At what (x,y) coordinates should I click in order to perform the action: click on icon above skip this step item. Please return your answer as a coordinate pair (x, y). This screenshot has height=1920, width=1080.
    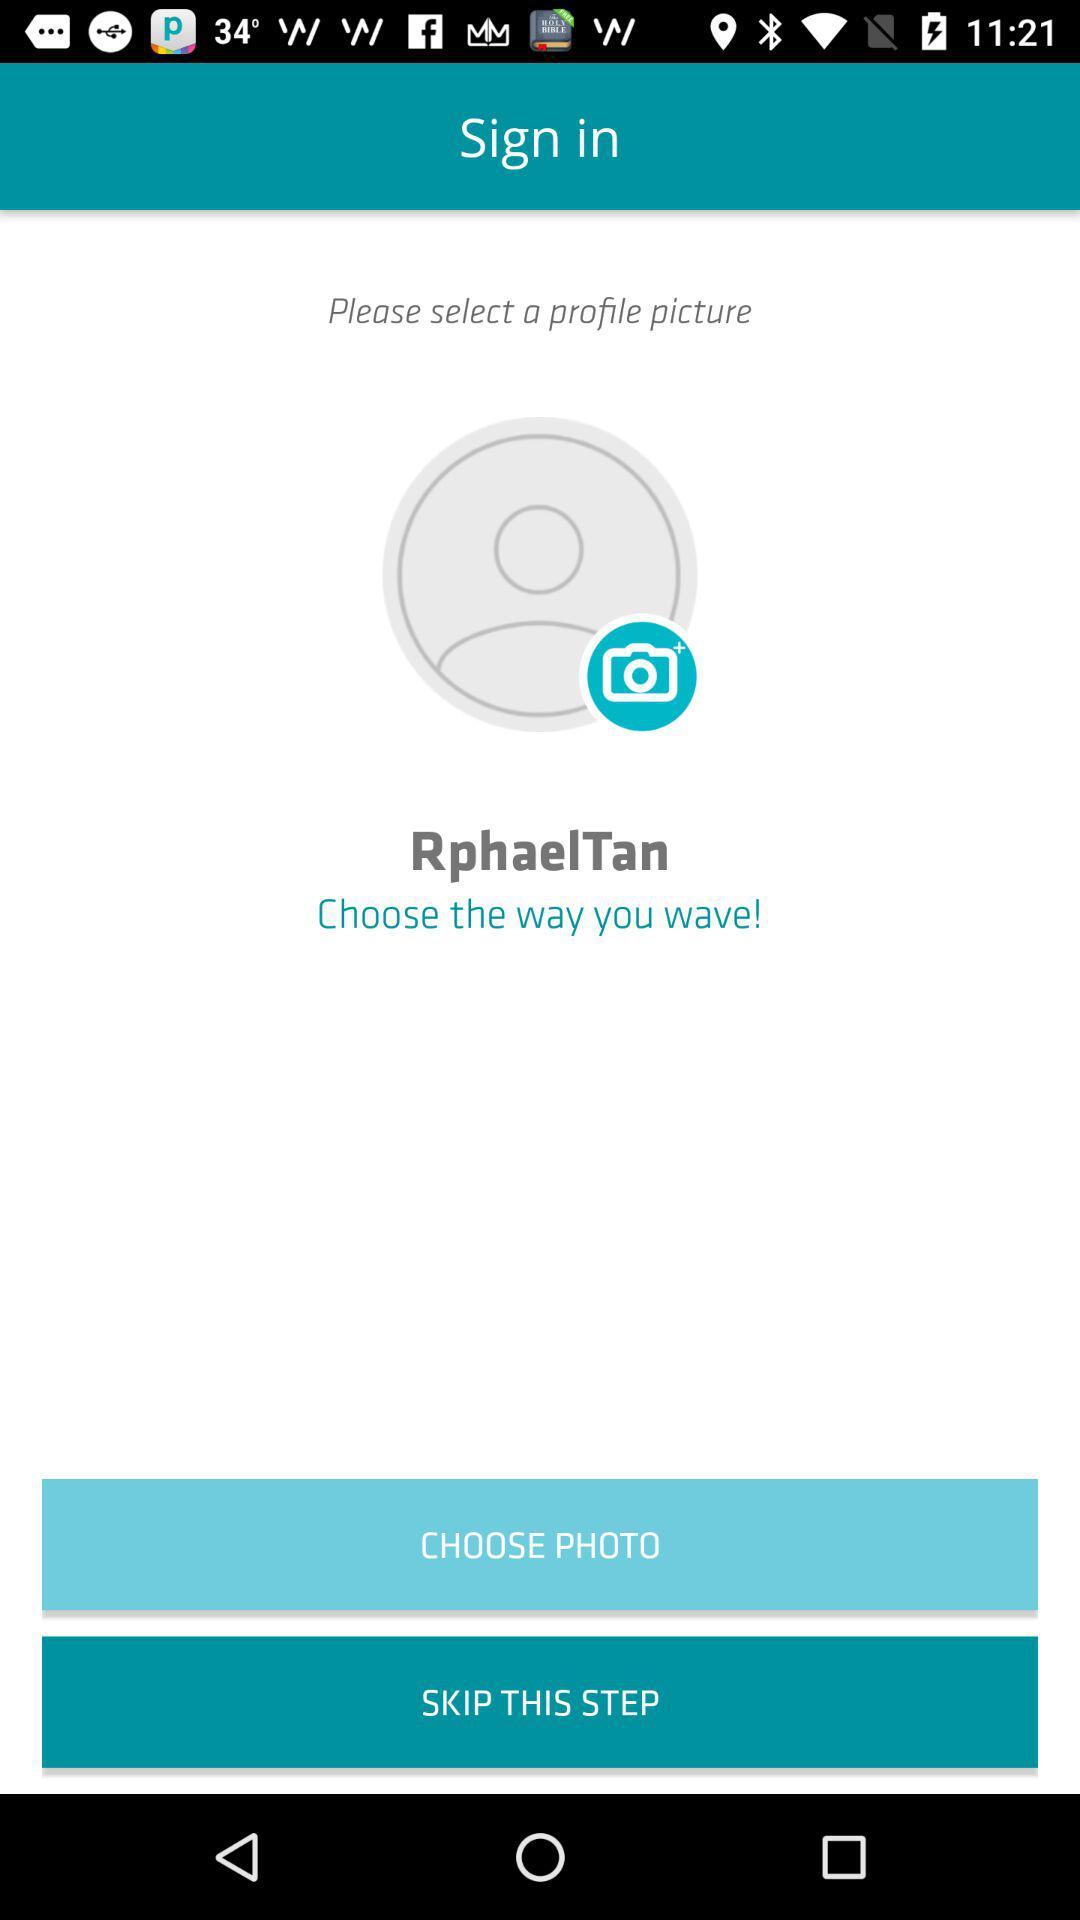
    Looking at the image, I should click on (540, 1543).